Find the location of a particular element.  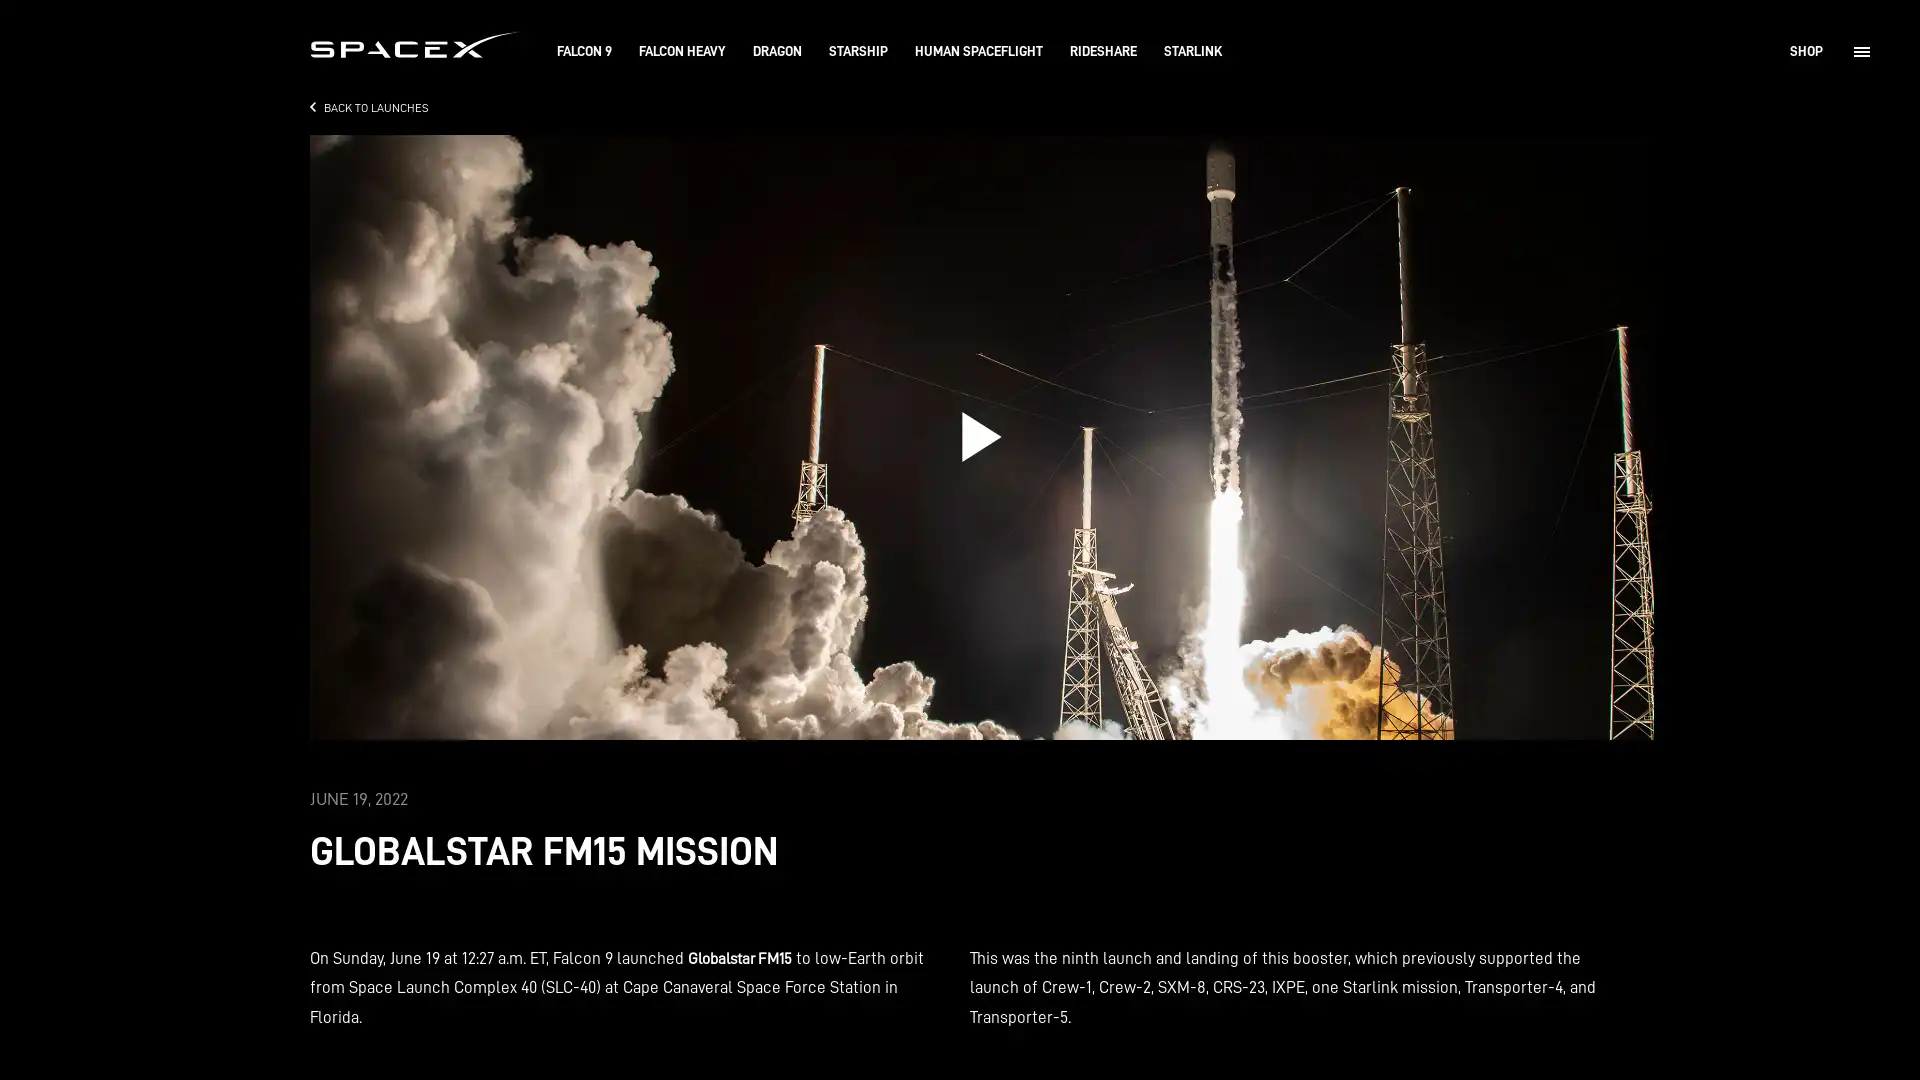

Menu is located at coordinates (1861, 50).